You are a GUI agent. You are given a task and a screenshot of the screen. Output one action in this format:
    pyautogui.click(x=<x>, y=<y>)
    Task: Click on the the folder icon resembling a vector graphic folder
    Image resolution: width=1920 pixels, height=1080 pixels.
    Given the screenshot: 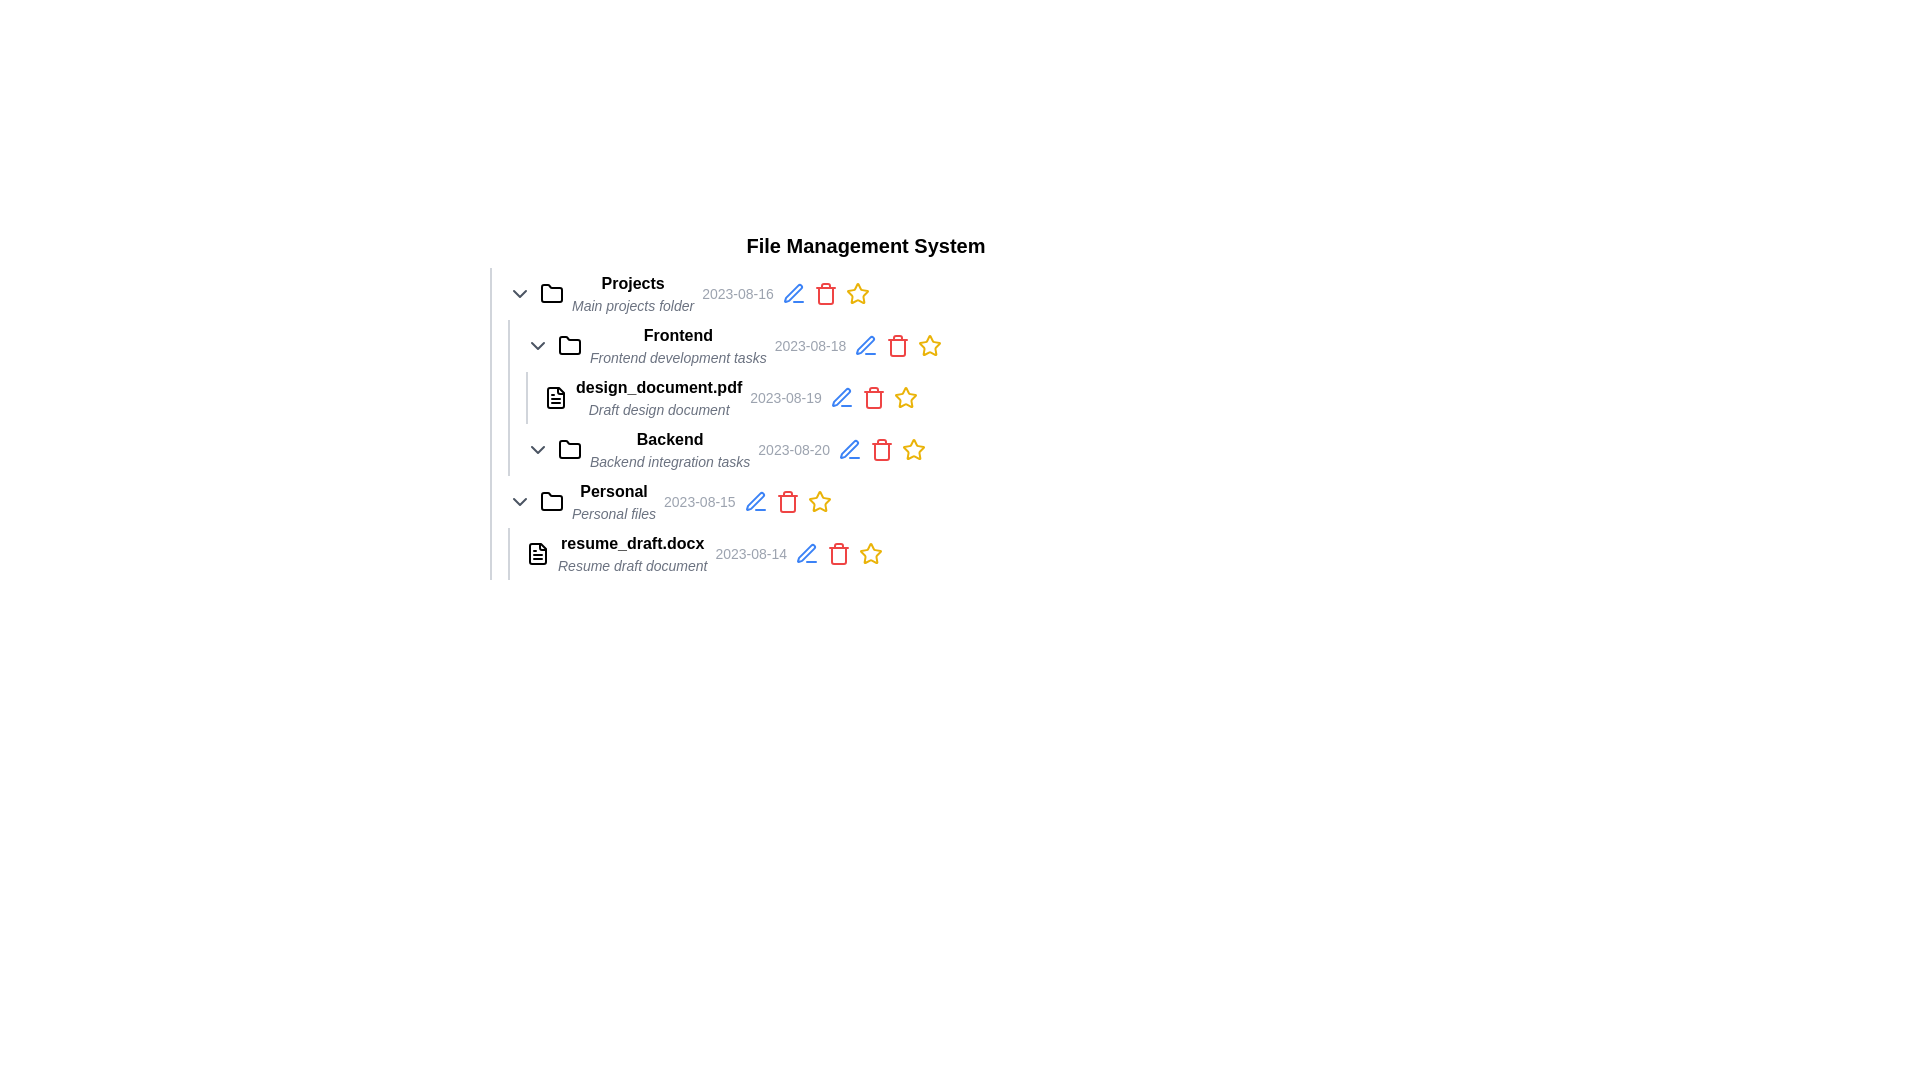 What is the action you would take?
    pyautogui.click(x=552, y=500)
    